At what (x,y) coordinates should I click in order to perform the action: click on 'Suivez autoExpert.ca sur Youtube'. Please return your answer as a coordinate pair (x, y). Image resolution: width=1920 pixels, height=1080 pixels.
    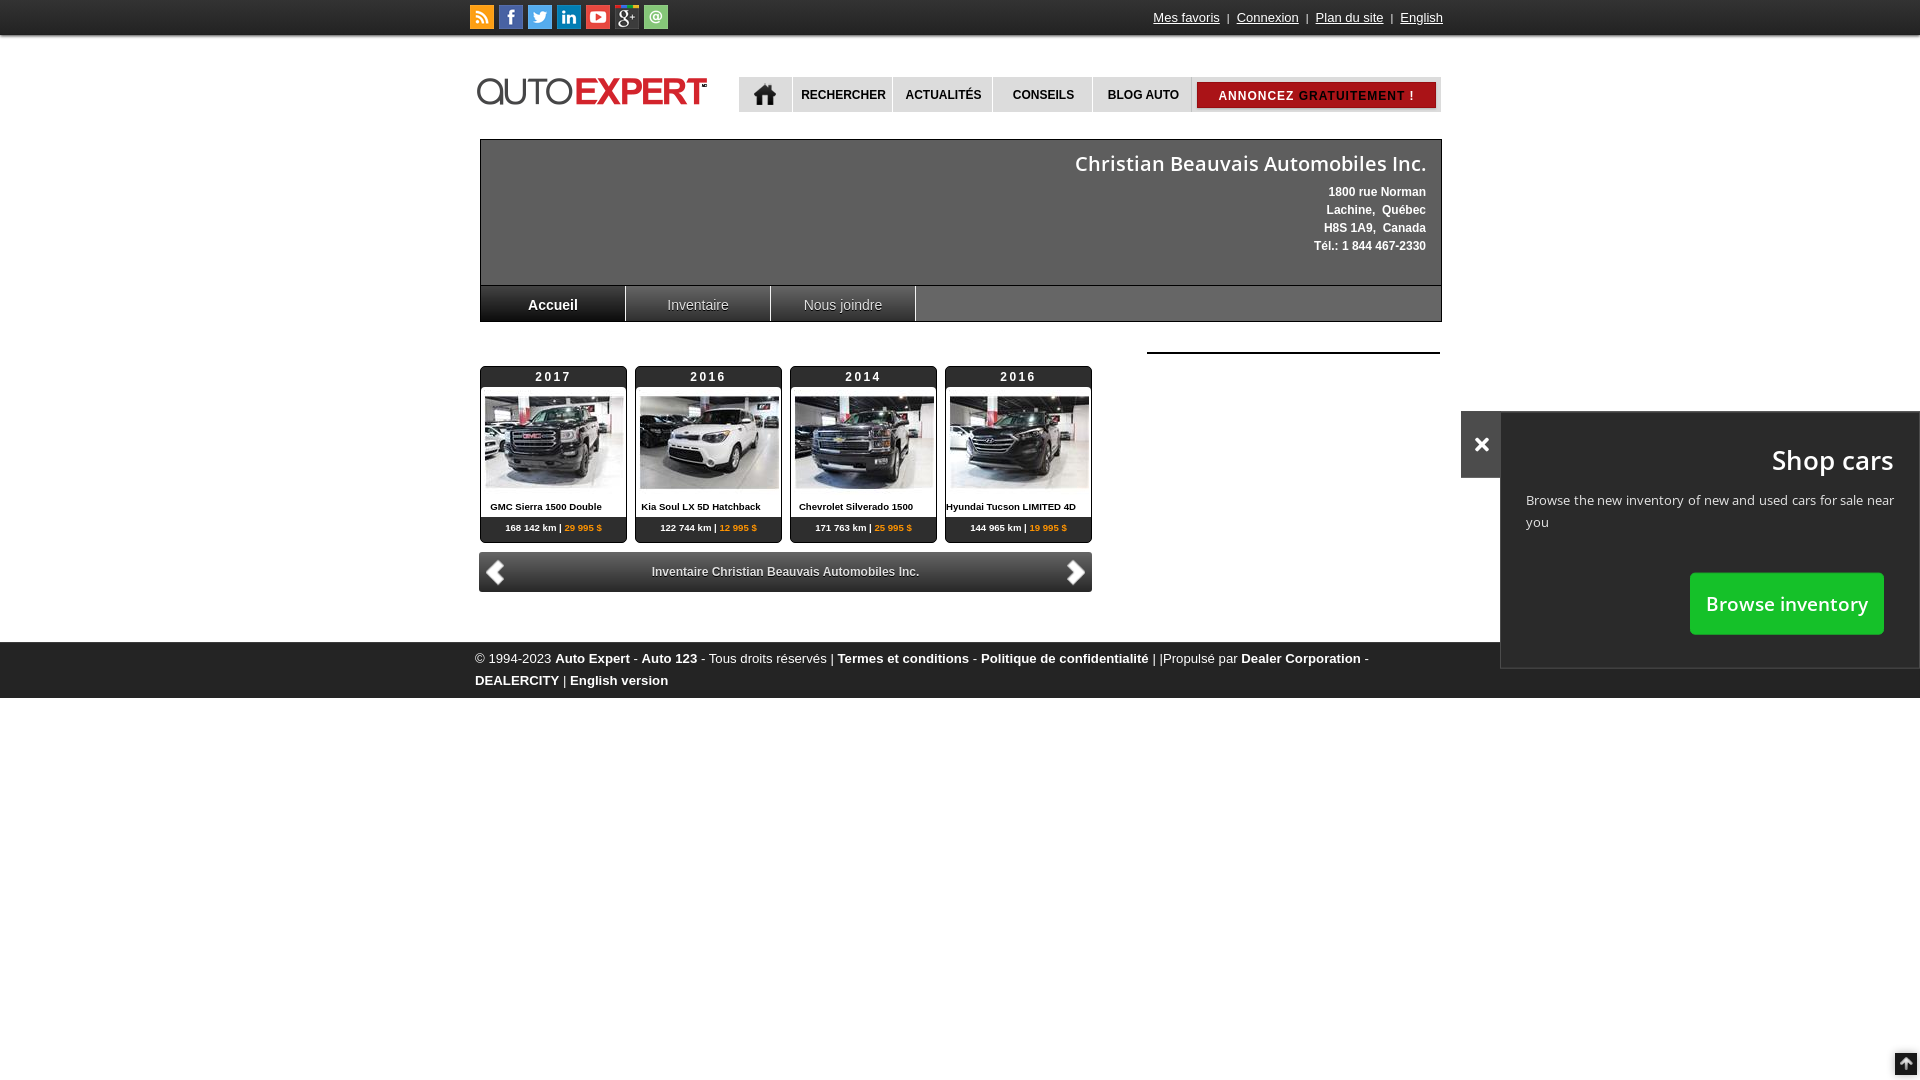
    Looking at the image, I should click on (584, 24).